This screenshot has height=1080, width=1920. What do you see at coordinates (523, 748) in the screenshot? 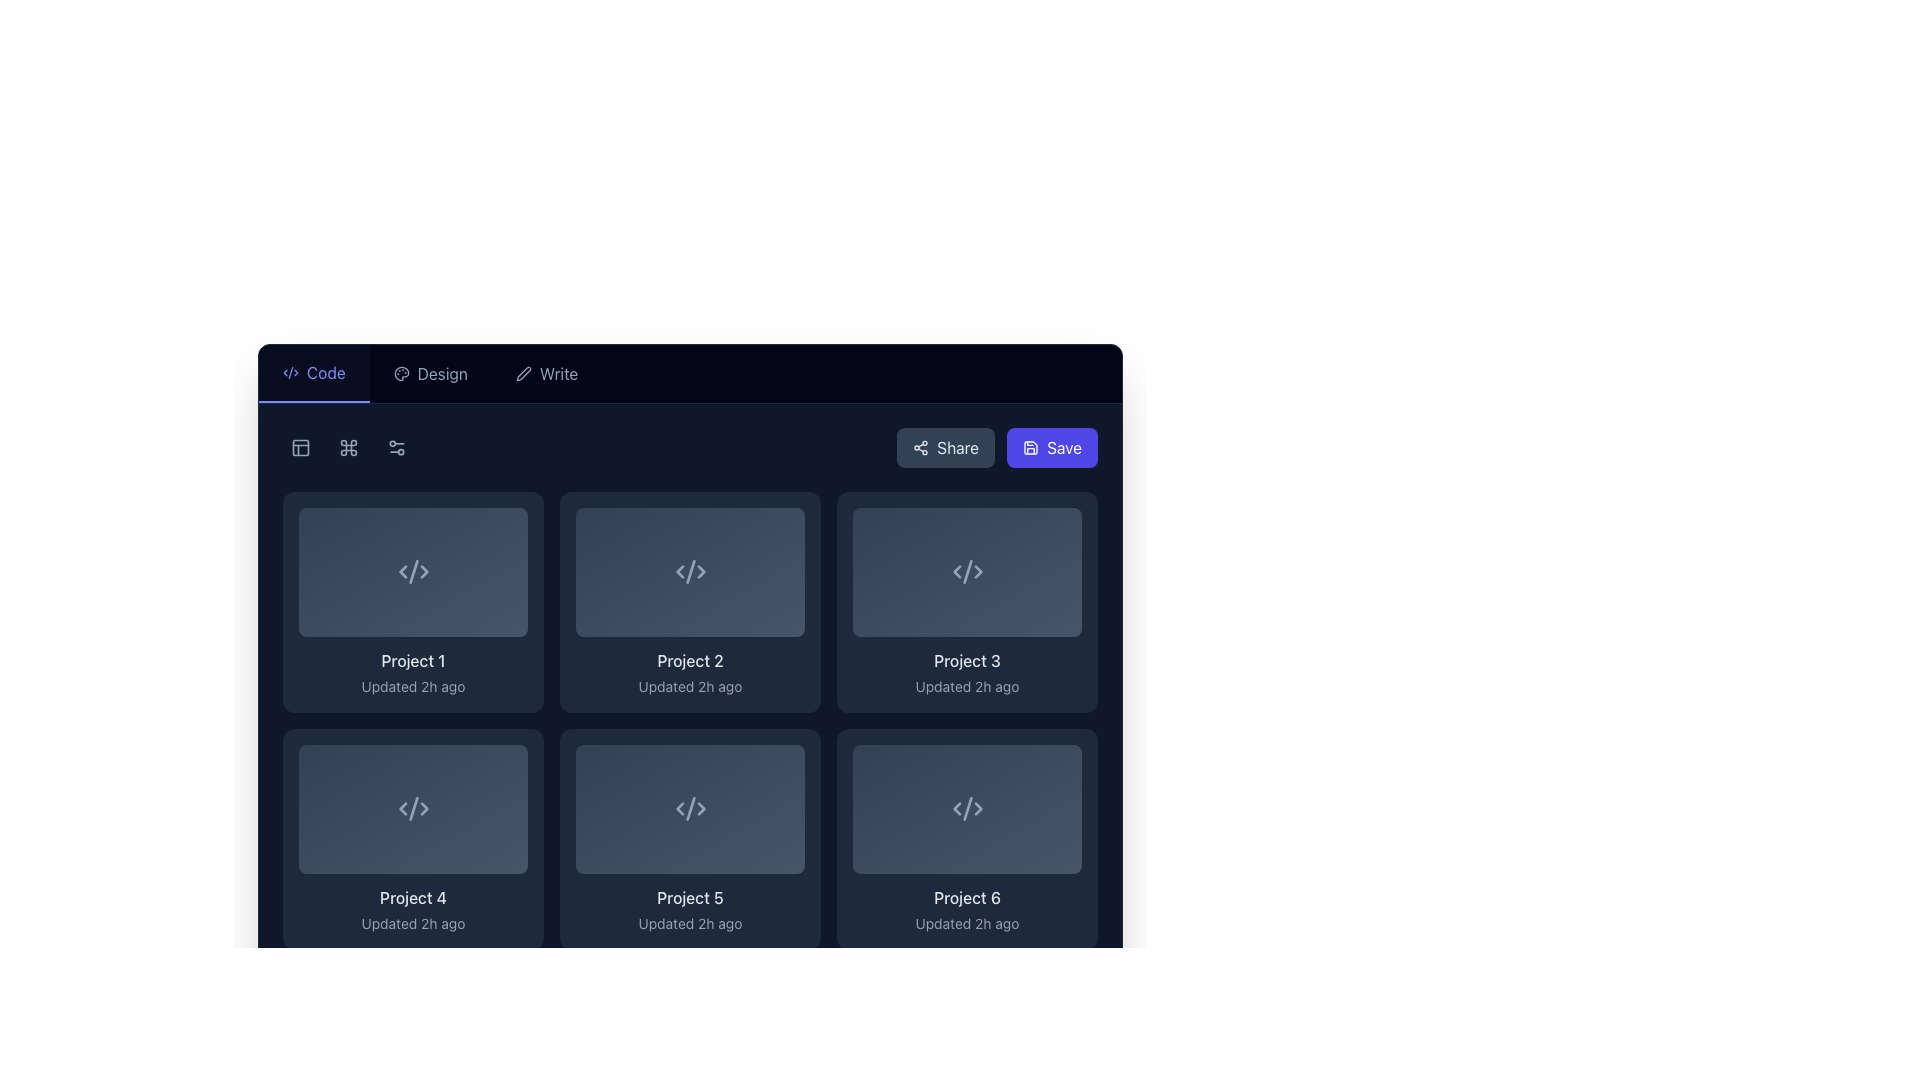
I see `the interactive grayish layered square icon located at the top-right corner of the 'Project 4' card` at bounding box center [523, 748].